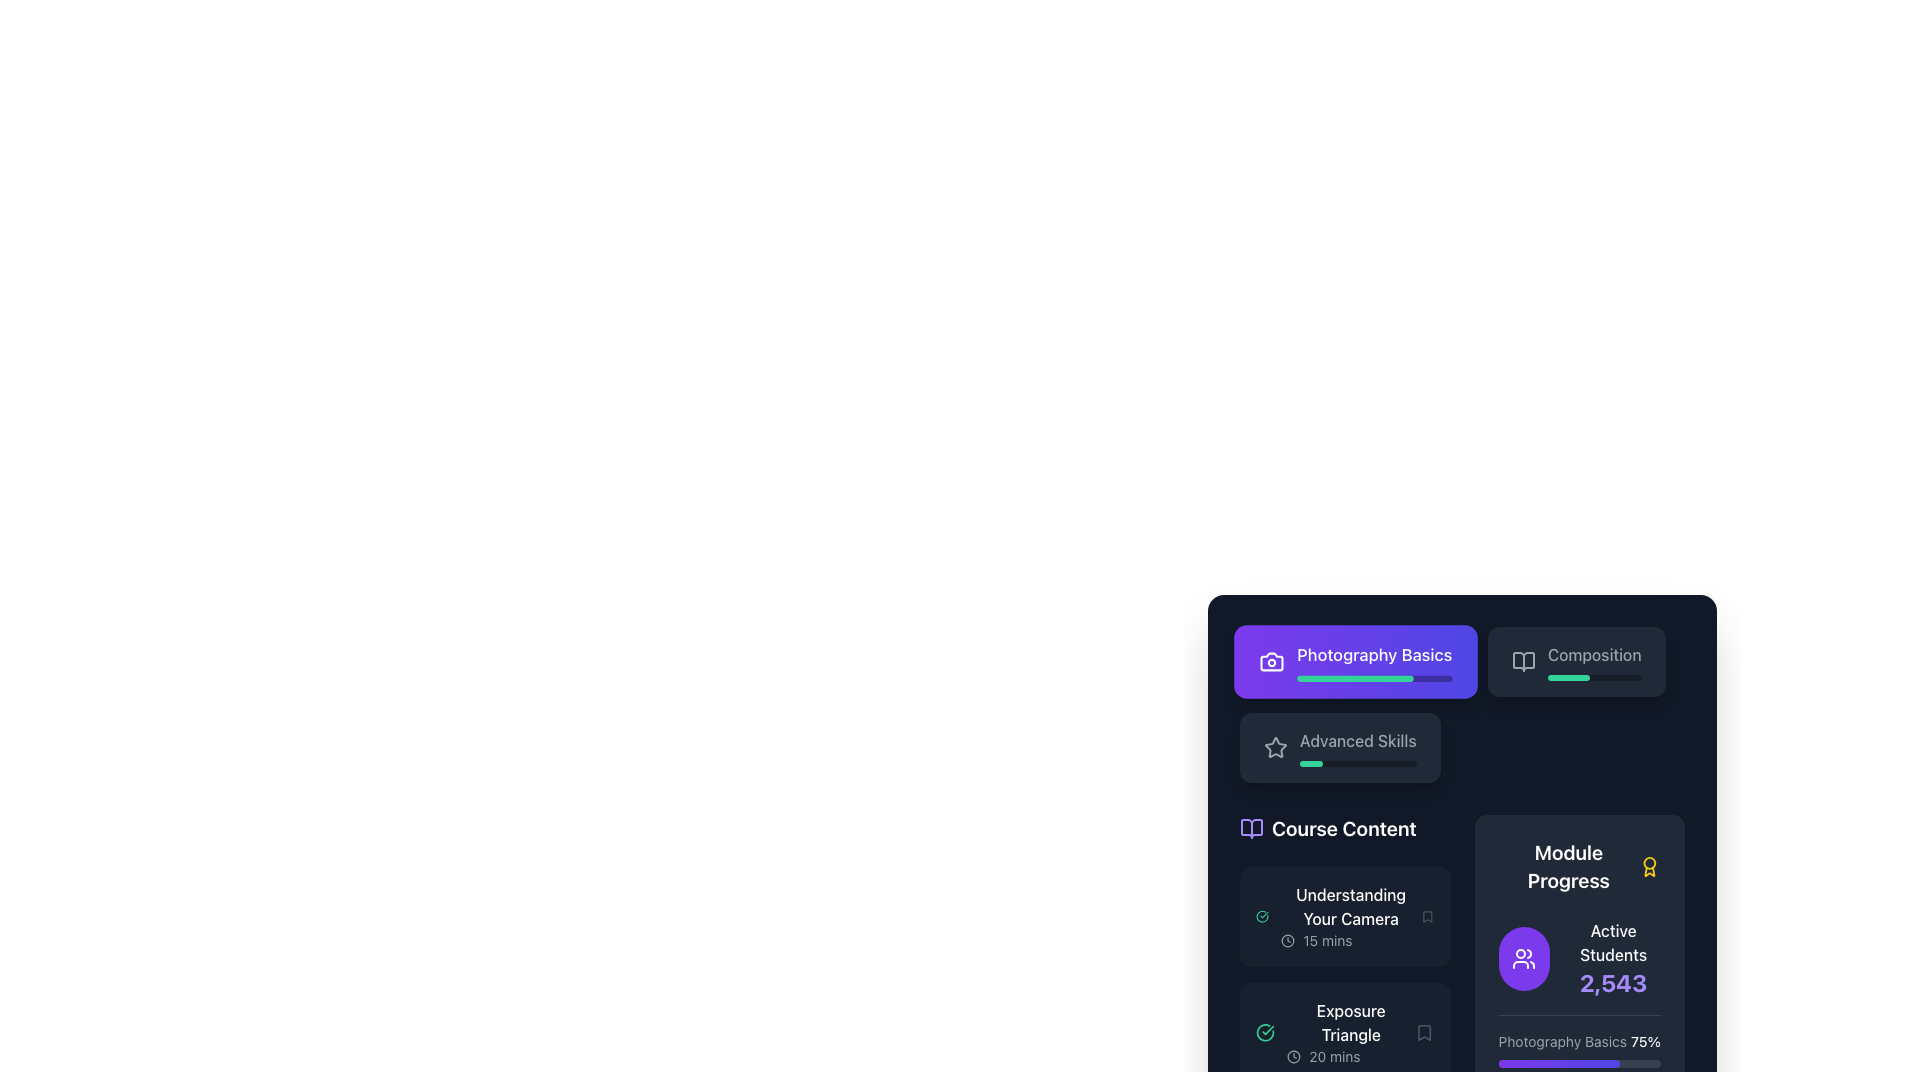  Describe the element at coordinates (1613, 958) in the screenshot. I see `the Statistical Information Display located in the 'Module Progress' section` at that location.